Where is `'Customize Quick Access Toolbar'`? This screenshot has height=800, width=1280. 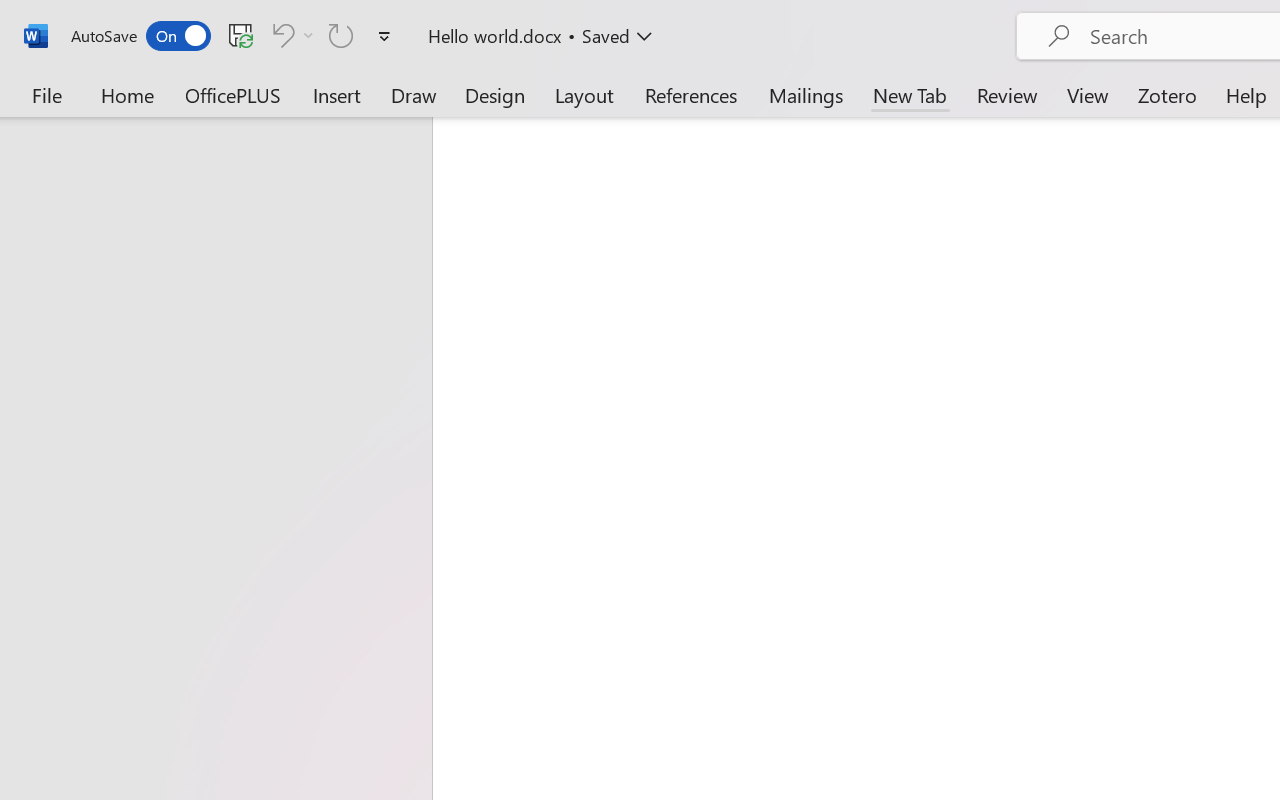 'Customize Quick Access Toolbar' is located at coordinates (384, 35).